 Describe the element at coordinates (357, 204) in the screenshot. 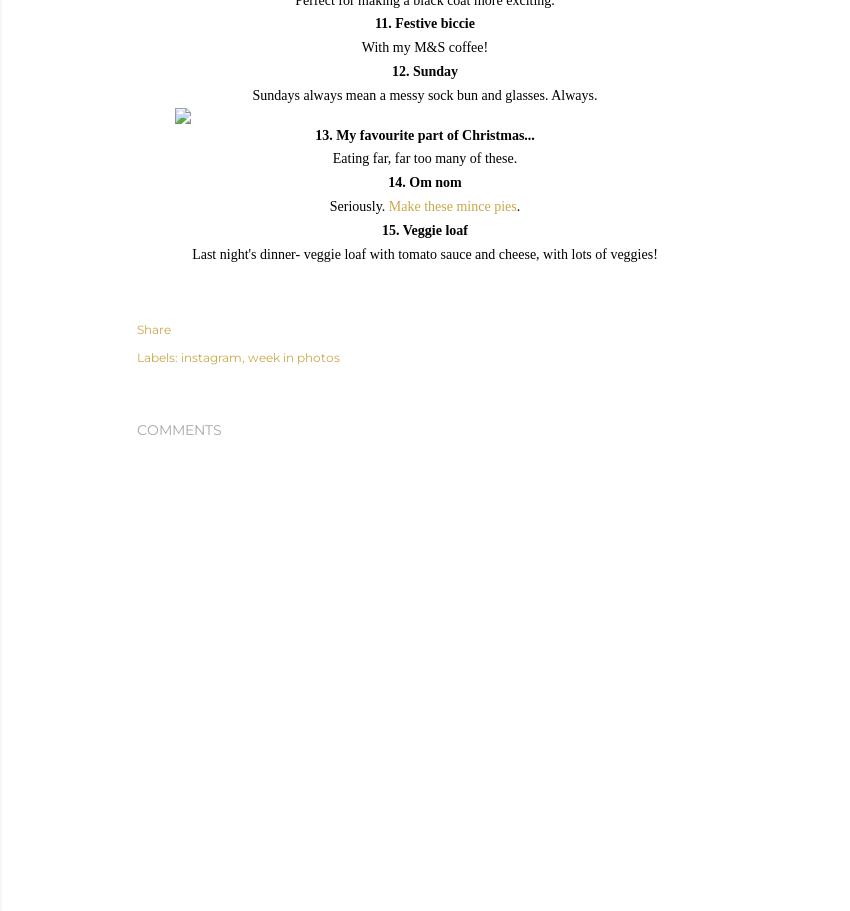

I see `'Seriously.'` at that location.